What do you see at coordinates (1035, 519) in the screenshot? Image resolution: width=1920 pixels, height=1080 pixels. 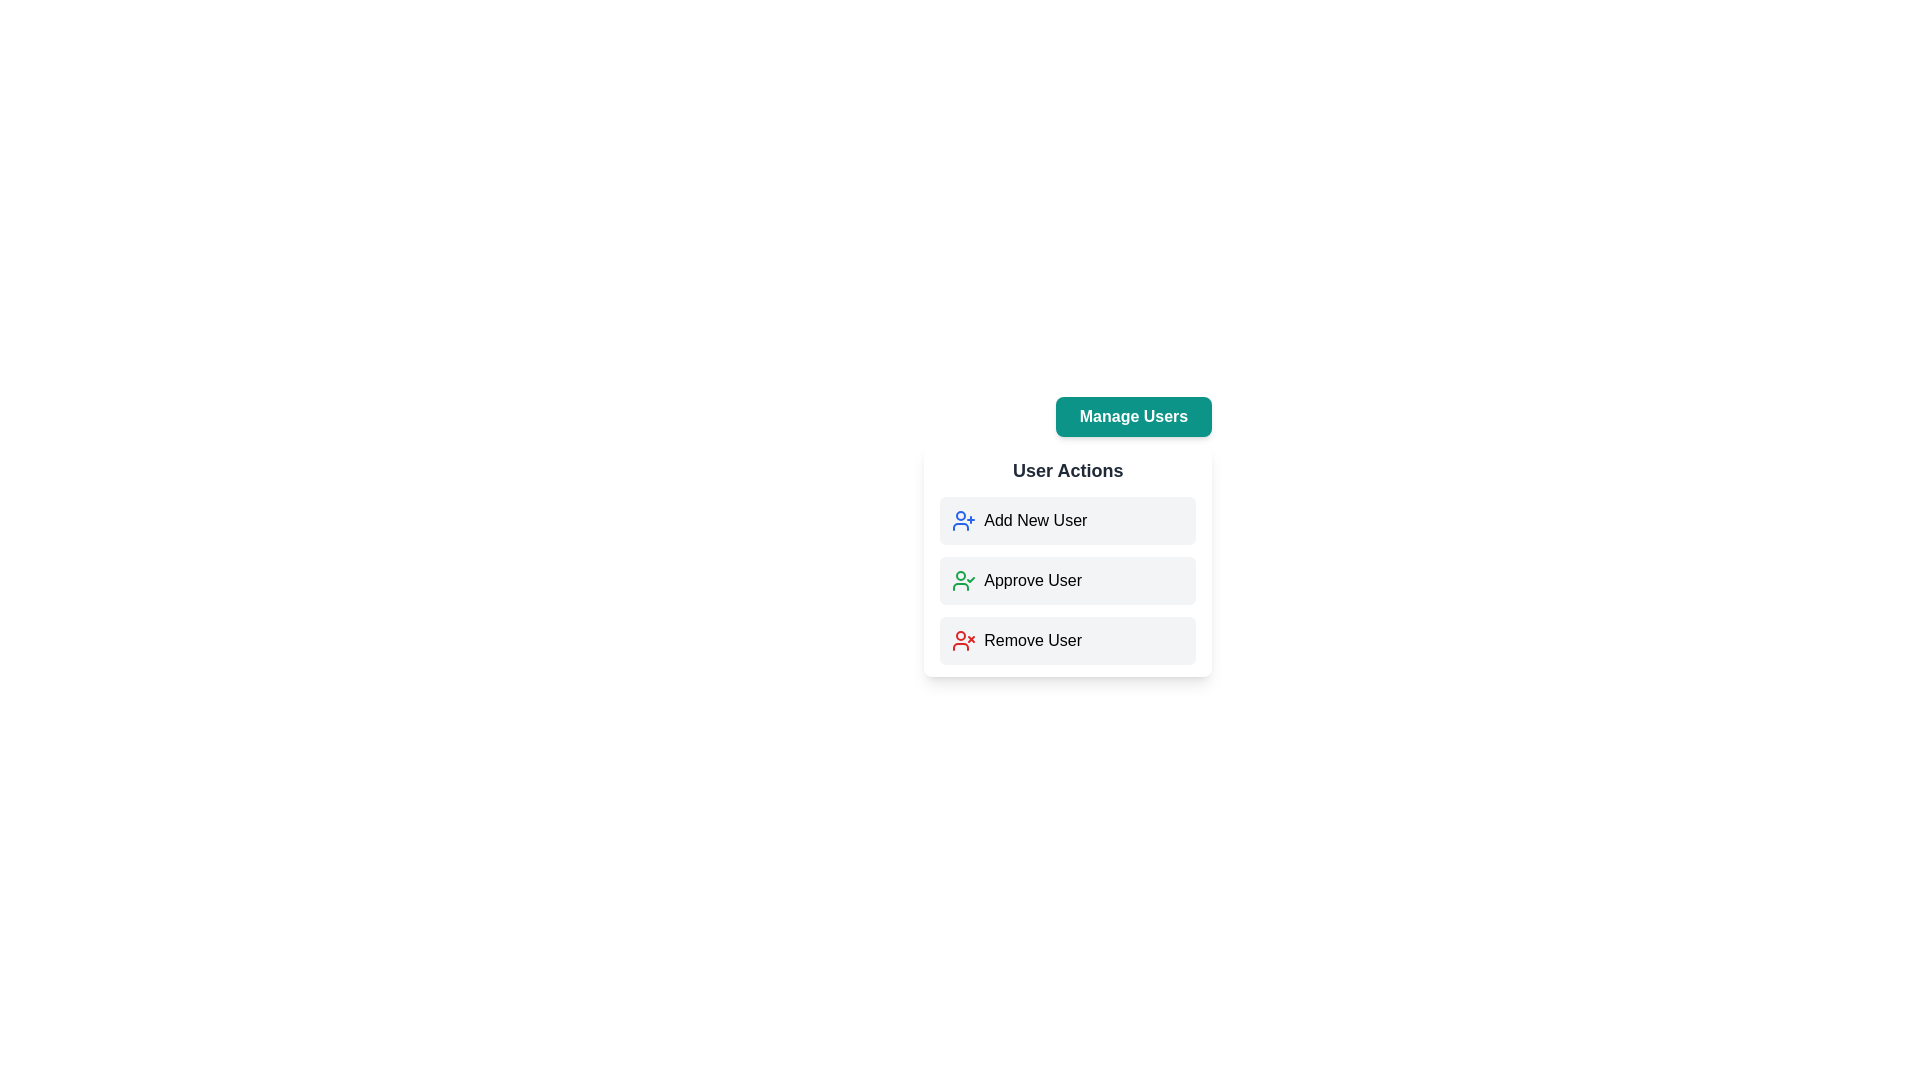 I see `text label displaying 'Add New User' located in the 'User Actions' section of the menu card` at bounding box center [1035, 519].